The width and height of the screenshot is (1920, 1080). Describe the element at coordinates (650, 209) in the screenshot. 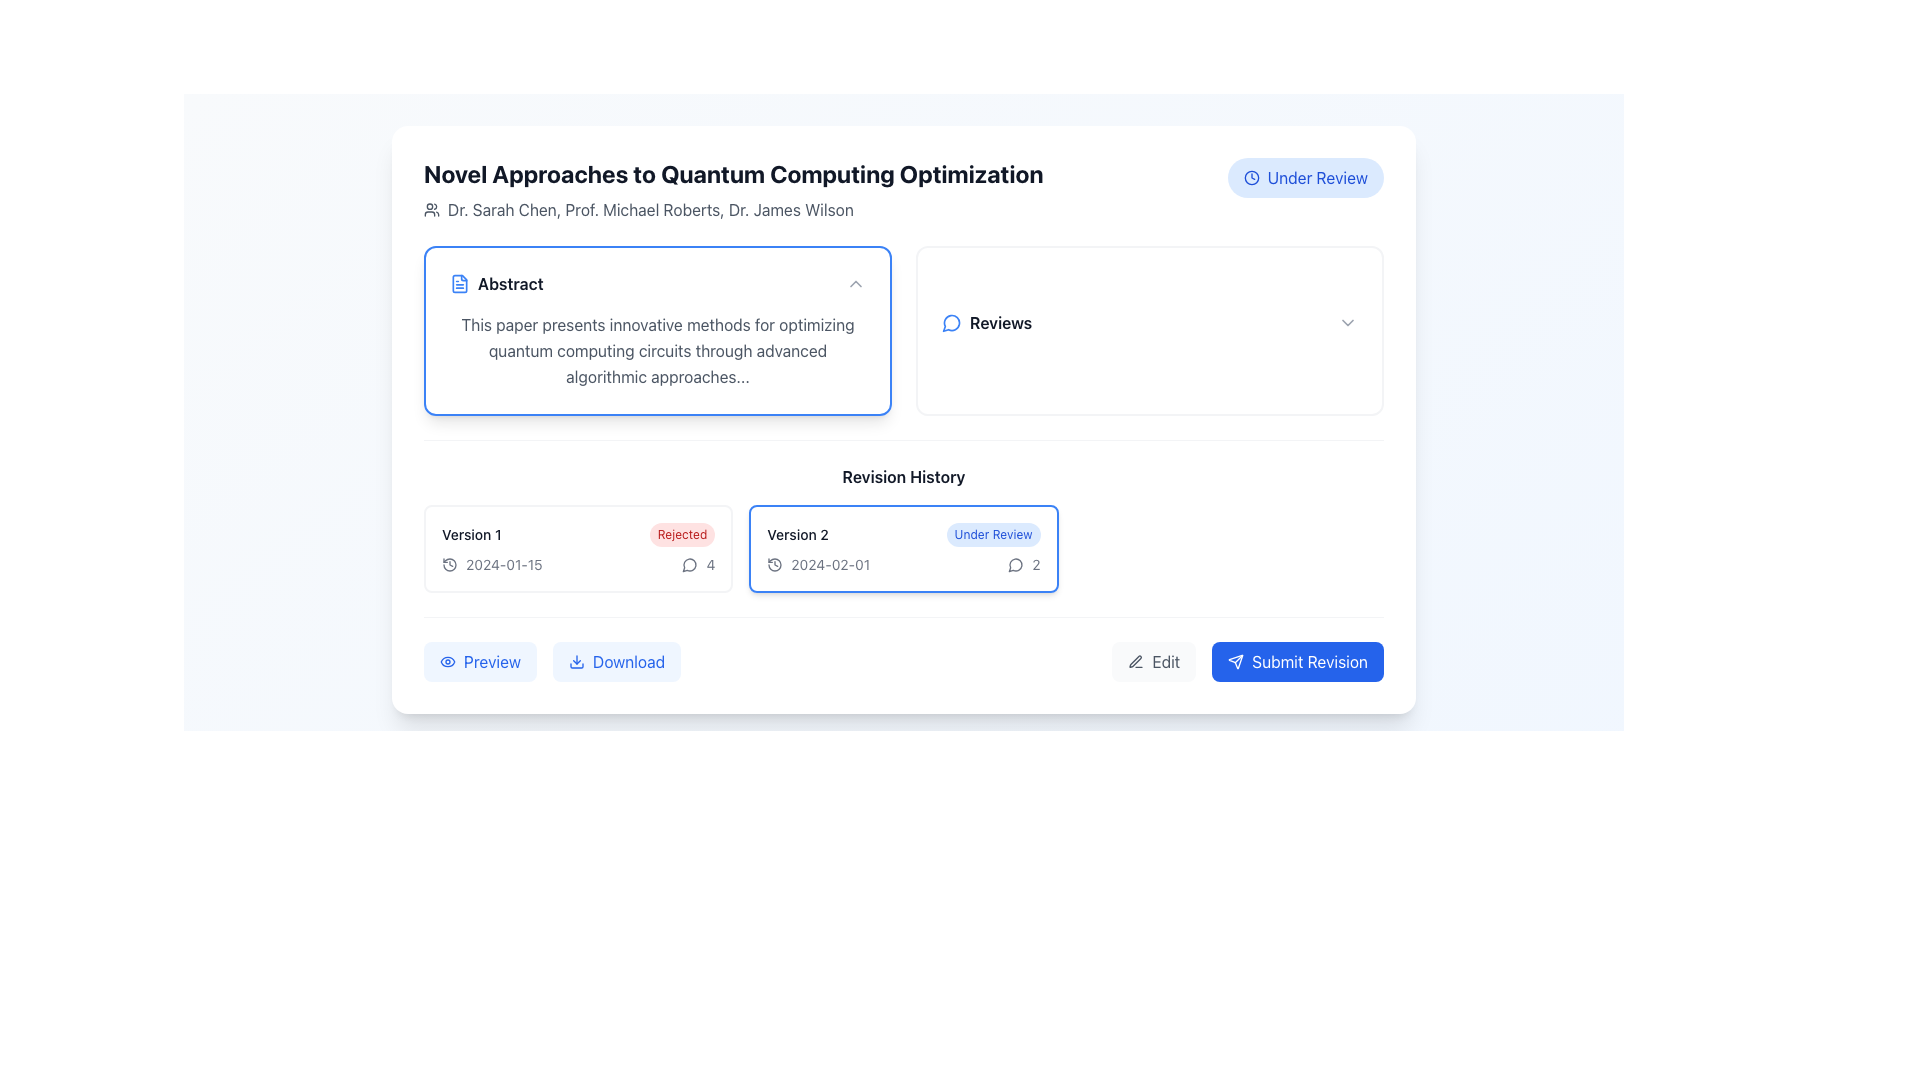

I see `text content of the Text label displaying the names of contributors or authors located below the page title 'Novel Approaches to Quantum Computing Optimization' in the top-left section of the interface` at that location.